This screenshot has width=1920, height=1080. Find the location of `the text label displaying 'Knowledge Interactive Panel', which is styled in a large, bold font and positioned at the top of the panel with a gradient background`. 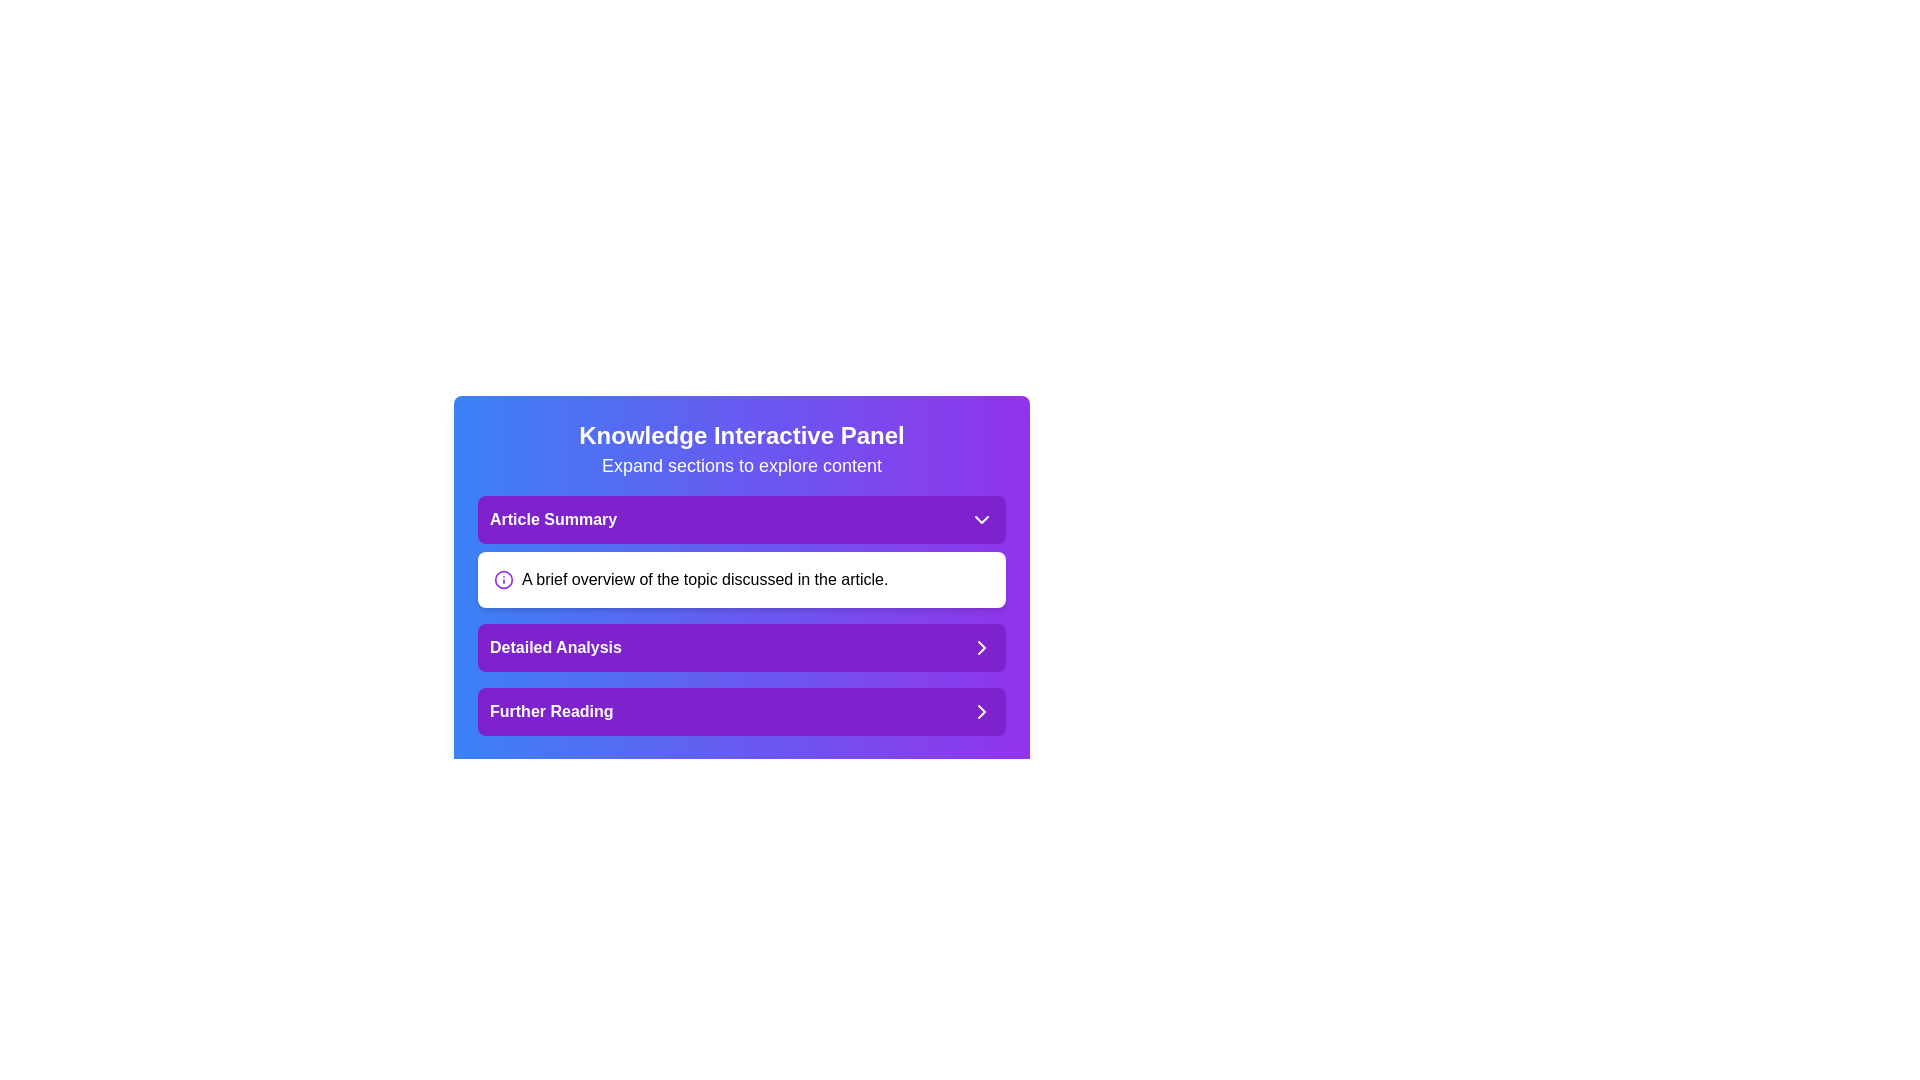

the text label displaying 'Knowledge Interactive Panel', which is styled in a large, bold font and positioned at the top of the panel with a gradient background is located at coordinates (741, 434).